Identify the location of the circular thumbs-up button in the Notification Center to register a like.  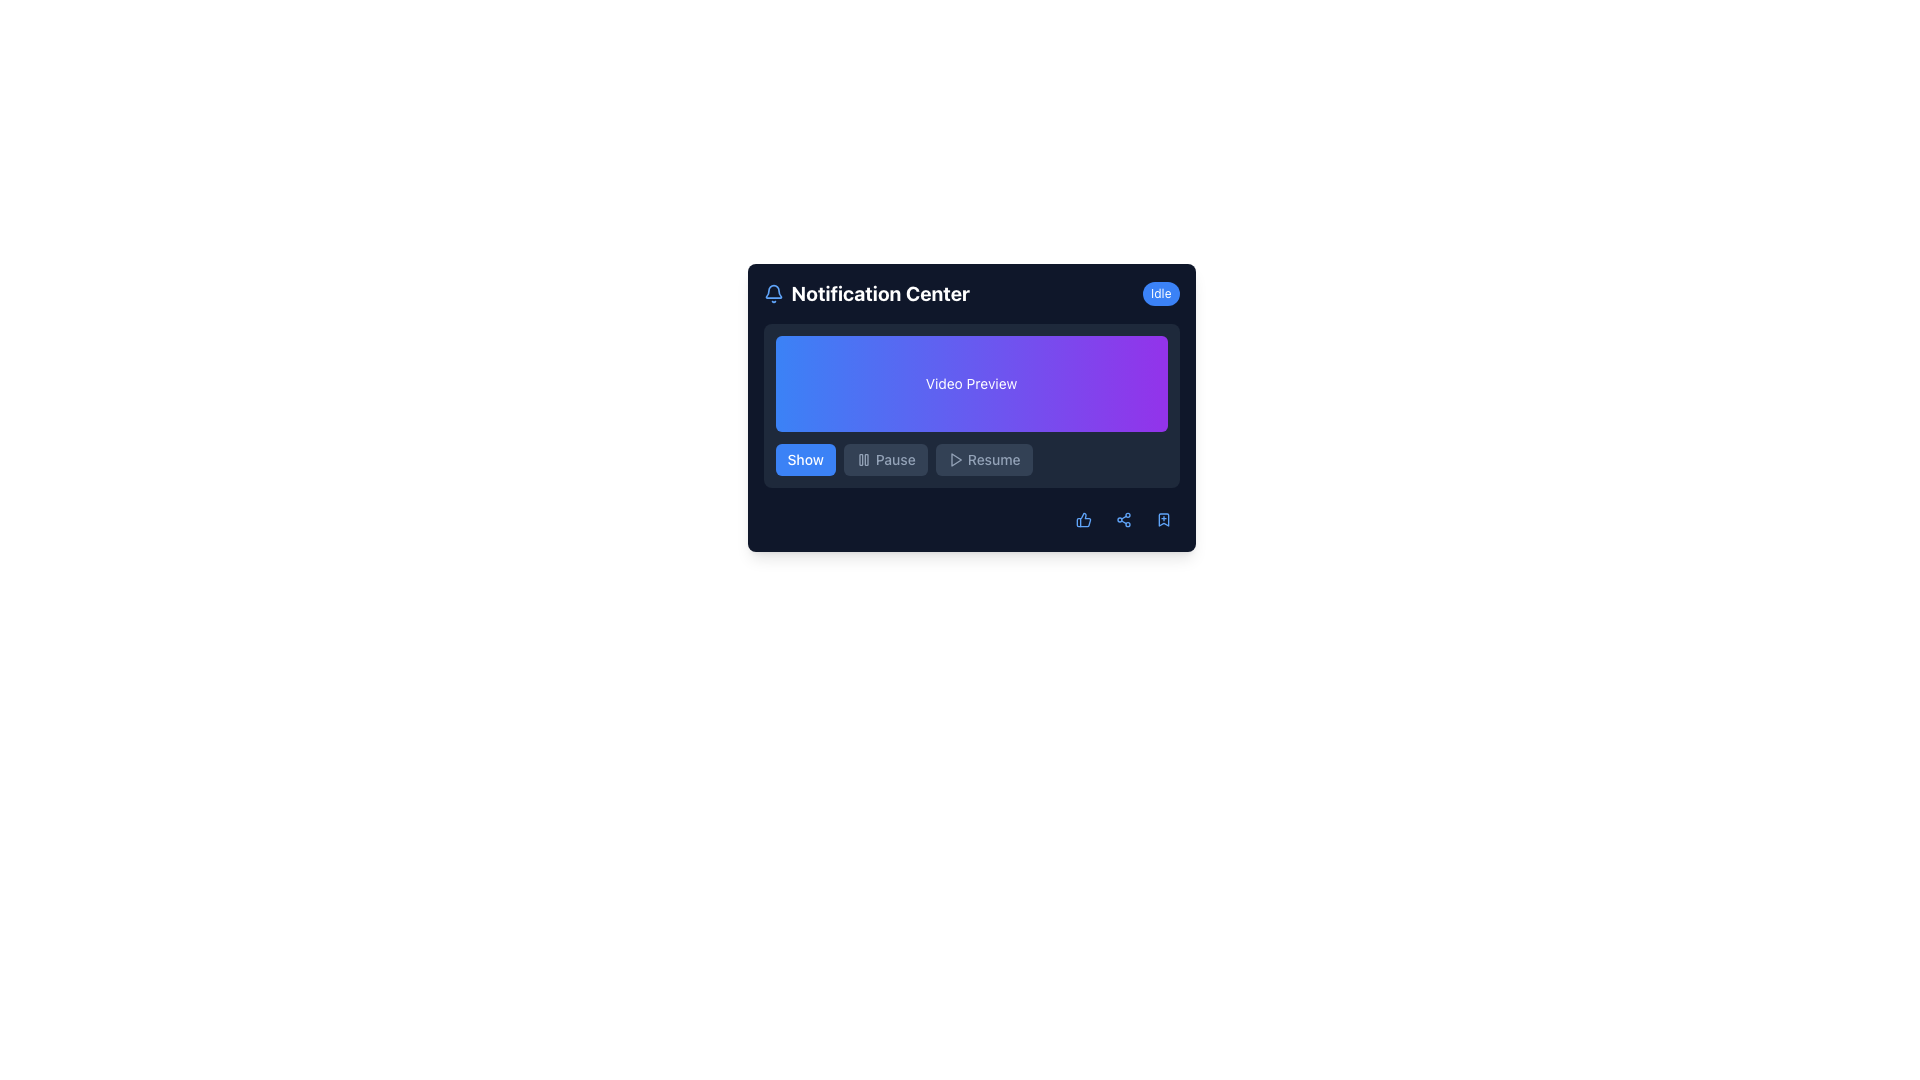
(1082, 519).